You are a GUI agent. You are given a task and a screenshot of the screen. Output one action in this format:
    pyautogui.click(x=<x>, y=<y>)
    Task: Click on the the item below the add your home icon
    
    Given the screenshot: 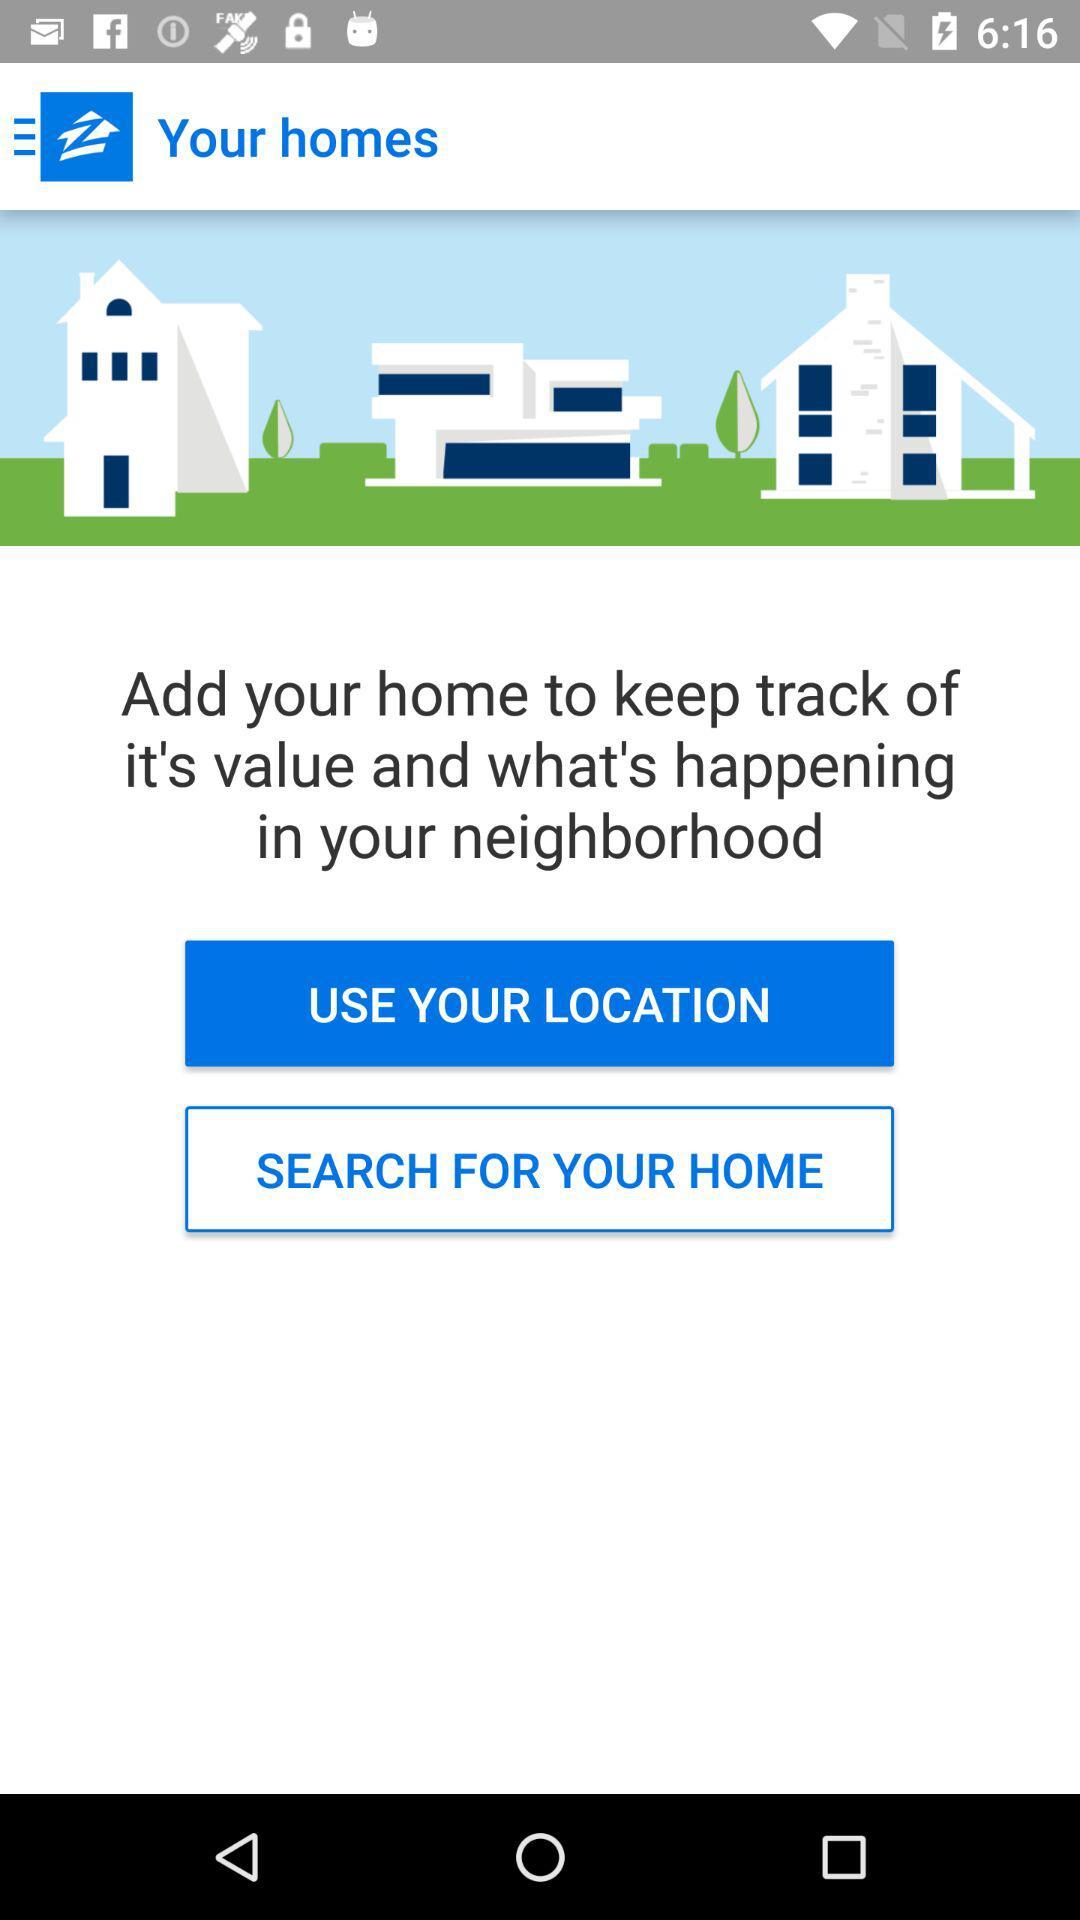 What is the action you would take?
    pyautogui.click(x=538, y=1003)
    